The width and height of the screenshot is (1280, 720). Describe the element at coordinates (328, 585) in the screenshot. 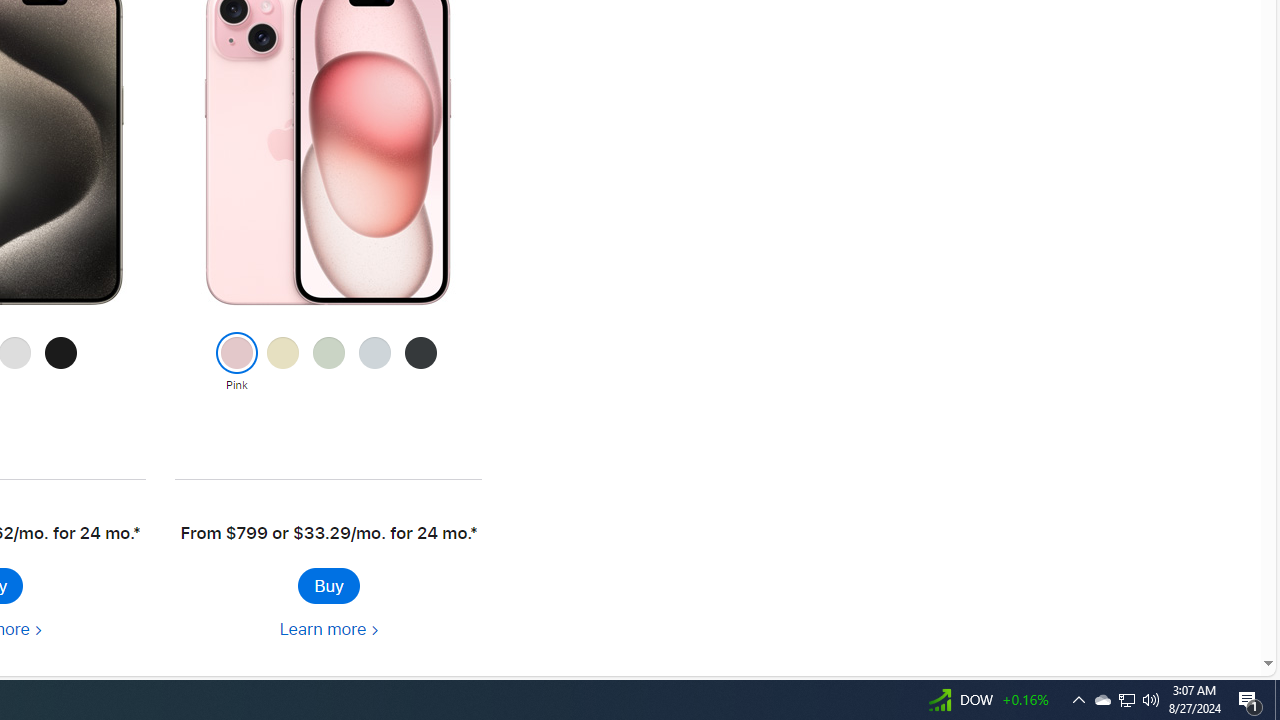

I see `'Buy iPhone 15'` at that location.